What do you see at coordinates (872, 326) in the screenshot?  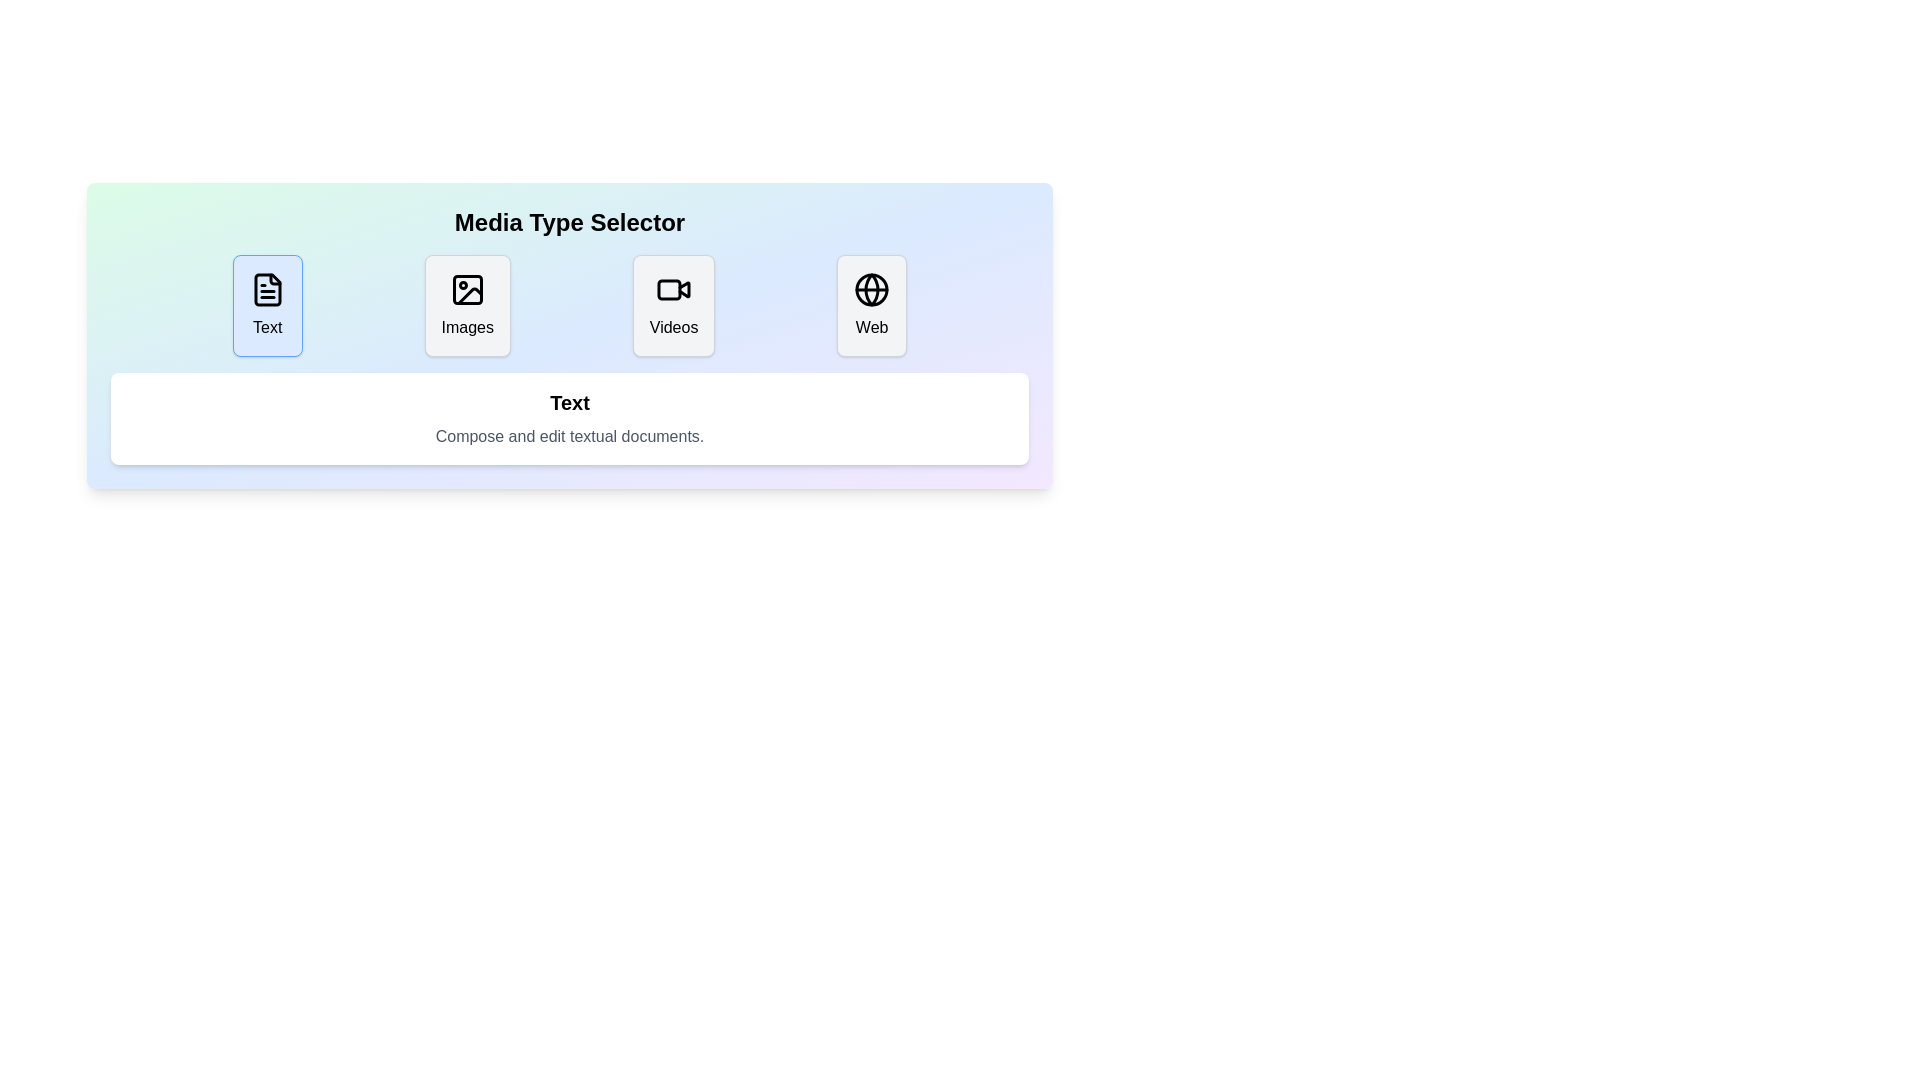 I see `the text label that displays the word 'Web', which is located at the bottom part of a rounded rectangular button with a light gray background, positioned at the rightmost end of a row of similar buttons` at bounding box center [872, 326].